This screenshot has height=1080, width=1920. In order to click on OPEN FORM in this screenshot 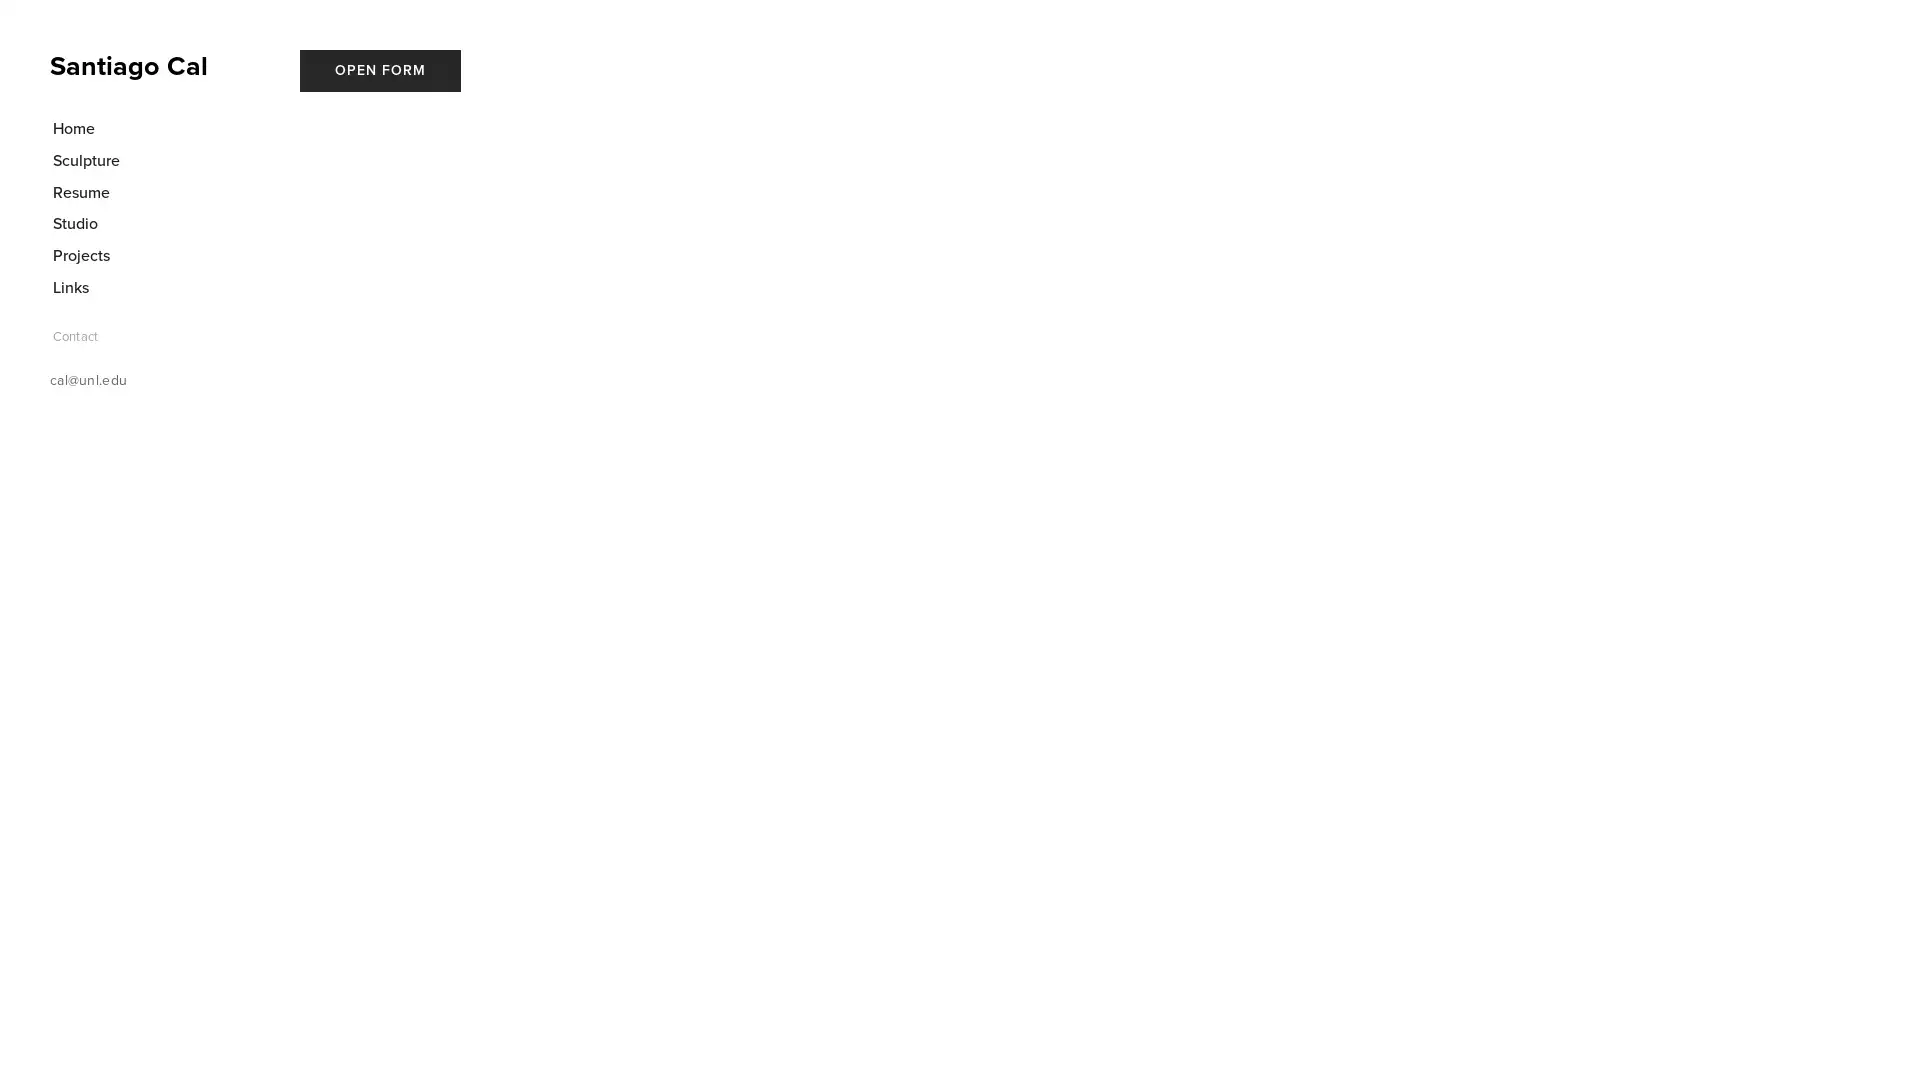, I will do `click(380, 69)`.